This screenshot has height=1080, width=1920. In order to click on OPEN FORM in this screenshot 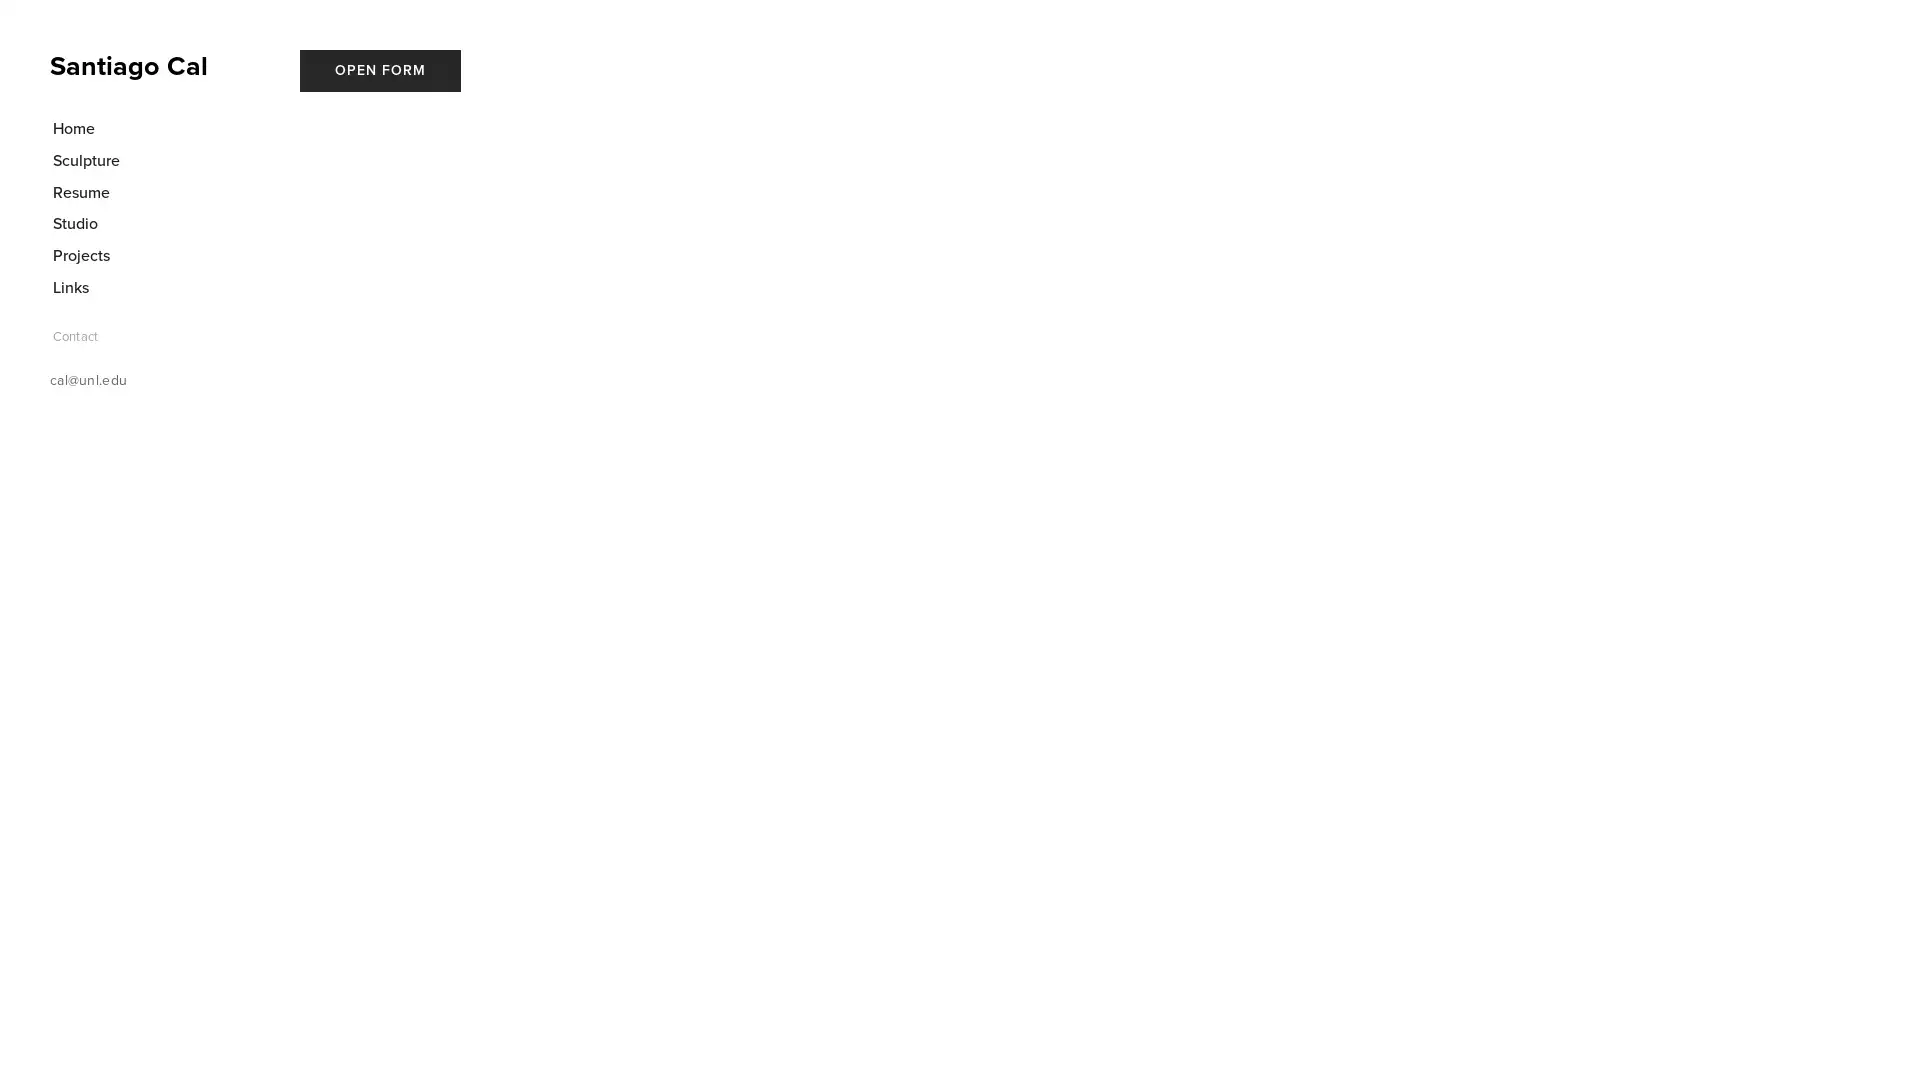, I will do `click(380, 69)`.